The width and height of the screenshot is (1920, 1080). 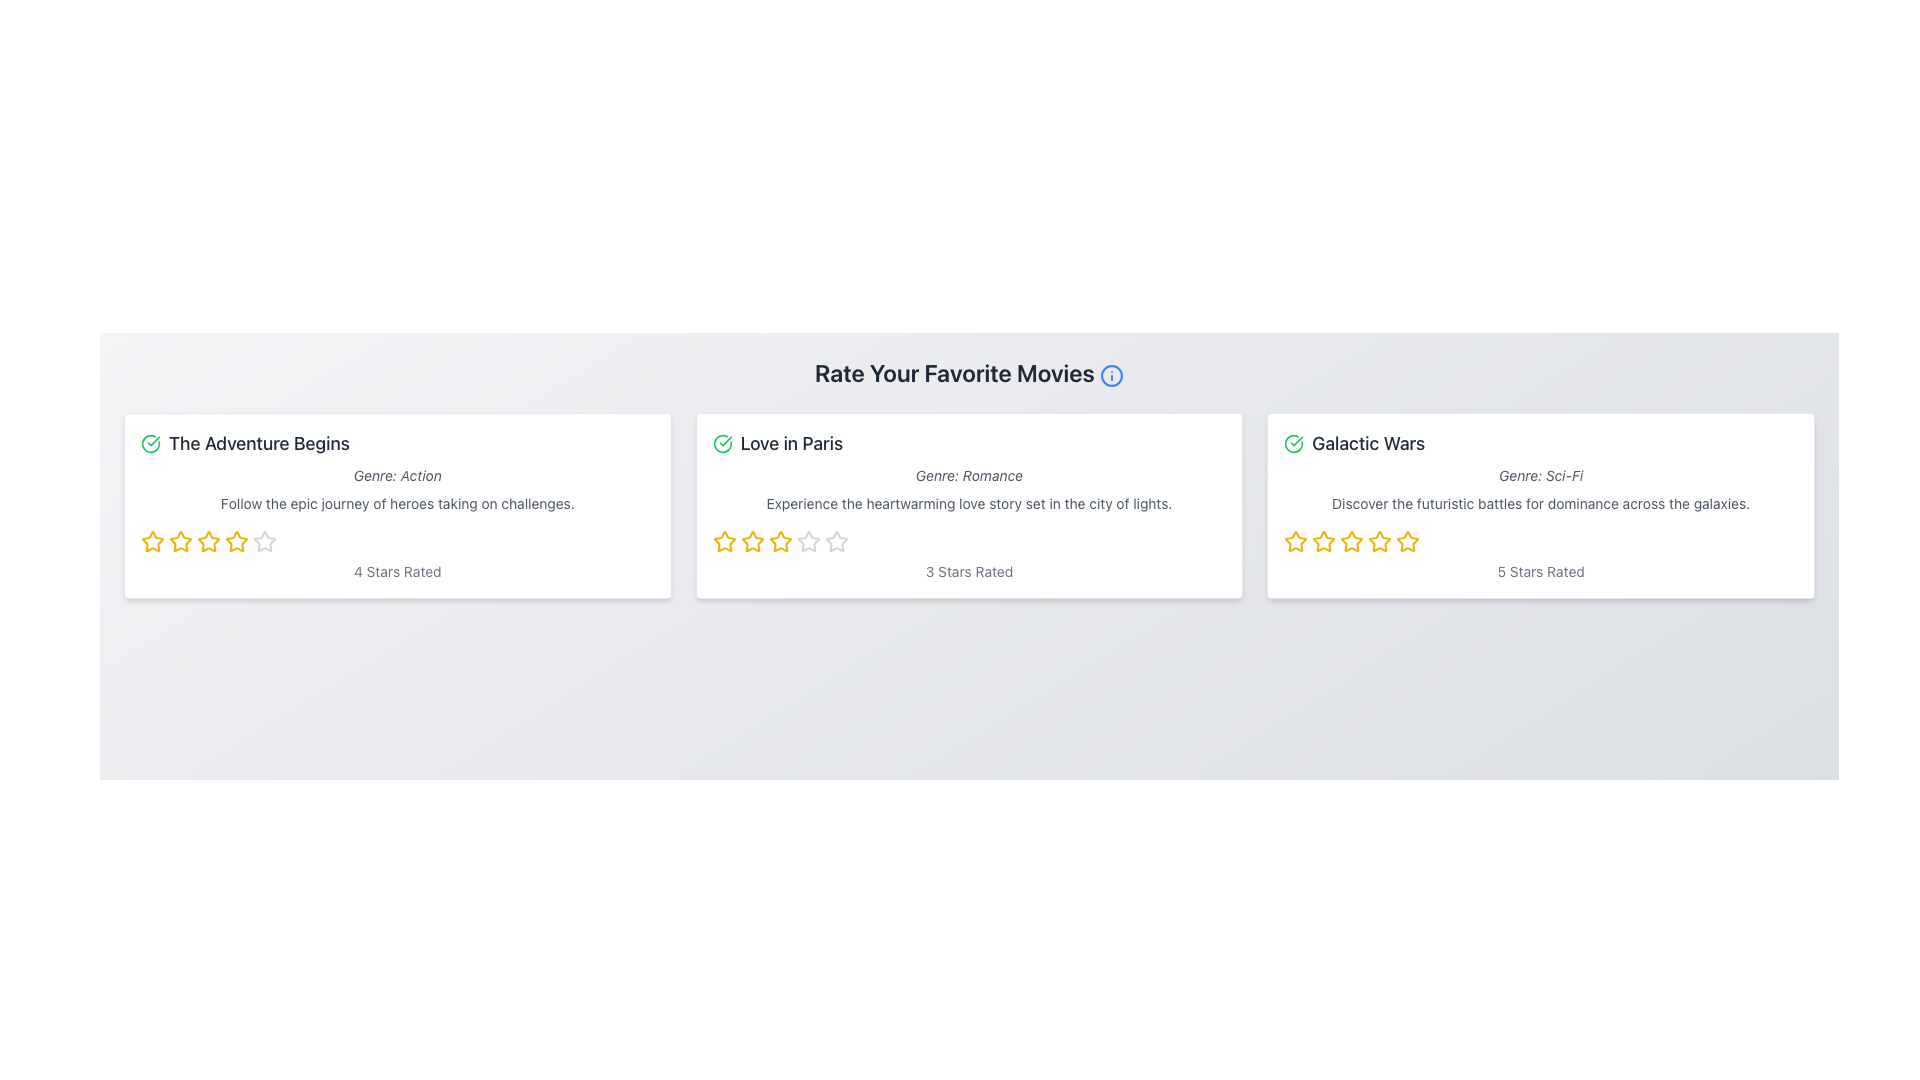 What do you see at coordinates (969, 571) in the screenshot?
I see `the text label indicating the star rating for the item titled 'Love in Paris'` at bounding box center [969, 571].